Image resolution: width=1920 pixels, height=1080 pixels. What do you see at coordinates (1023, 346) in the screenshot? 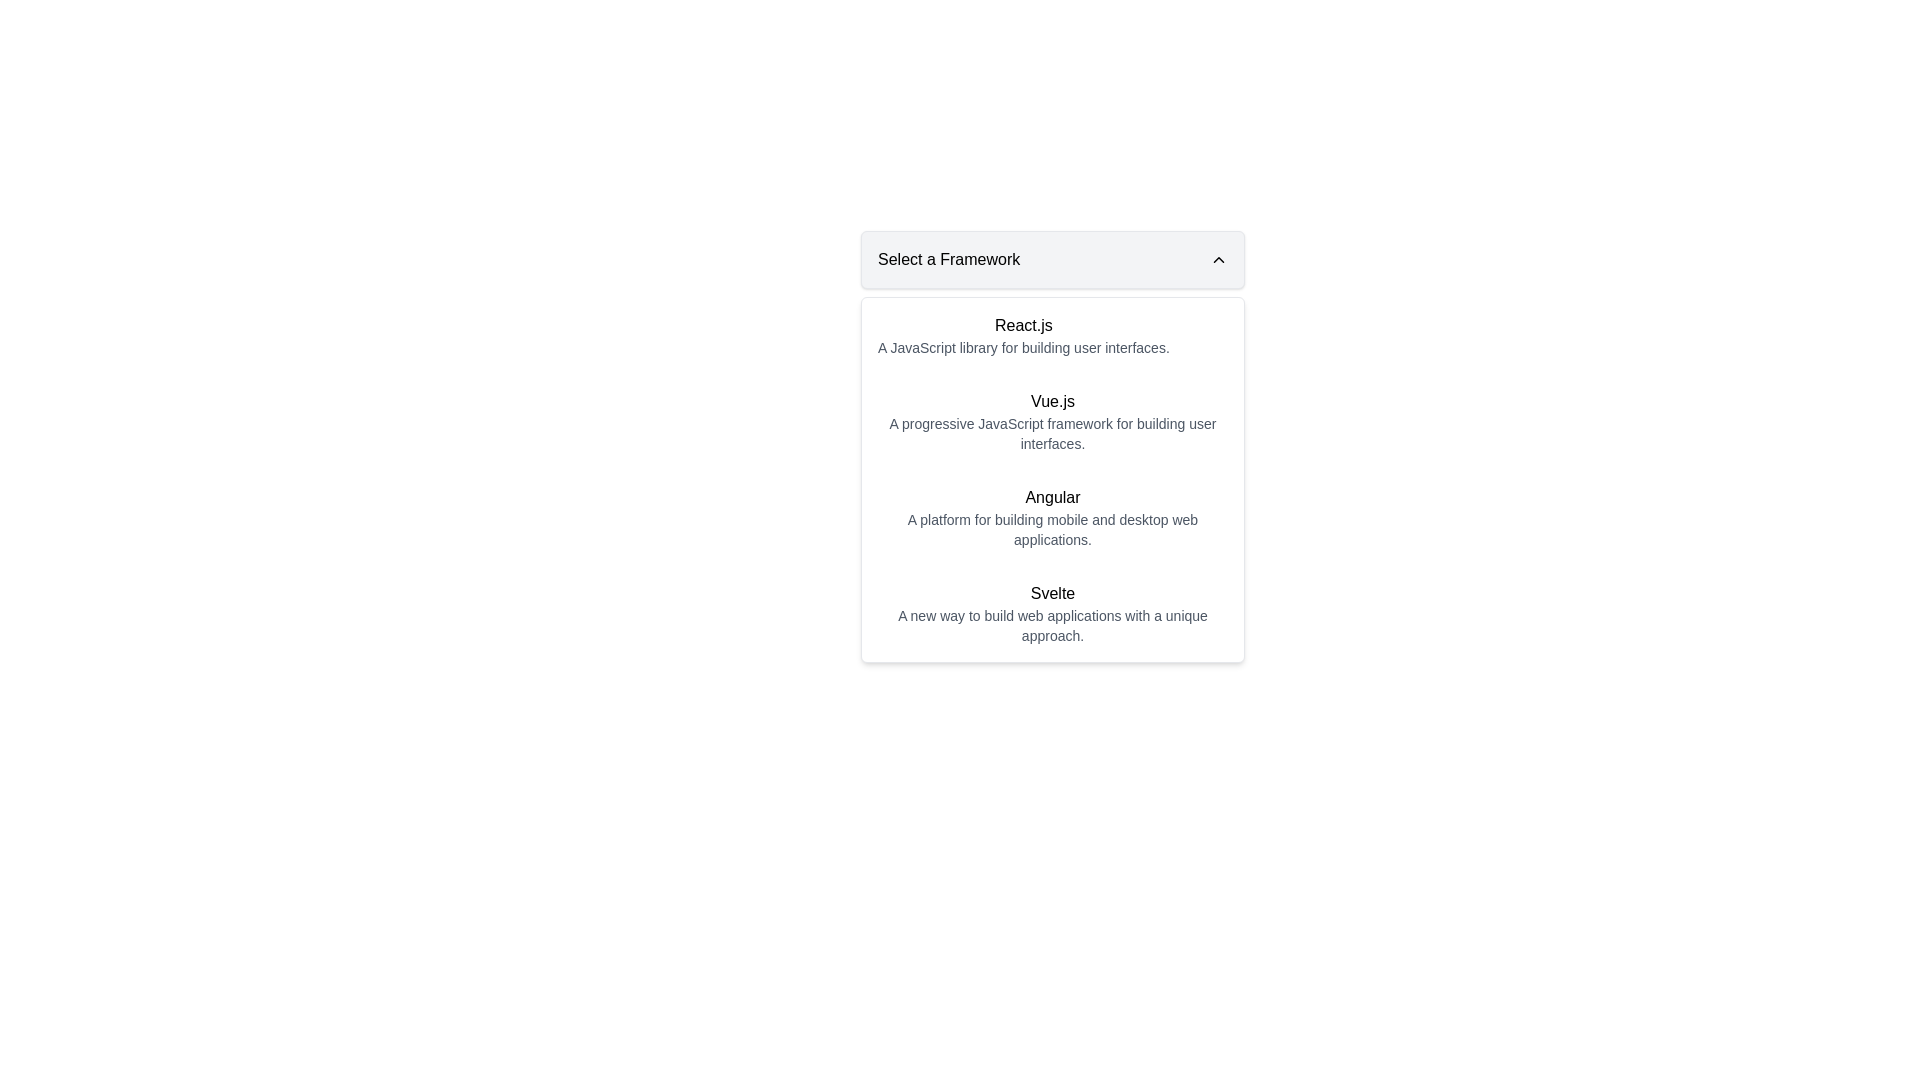
I see `the static text providing a brief explanation under the 'React.js' title in the 'Select a Framework' section` at bounding box center [1023, 346].